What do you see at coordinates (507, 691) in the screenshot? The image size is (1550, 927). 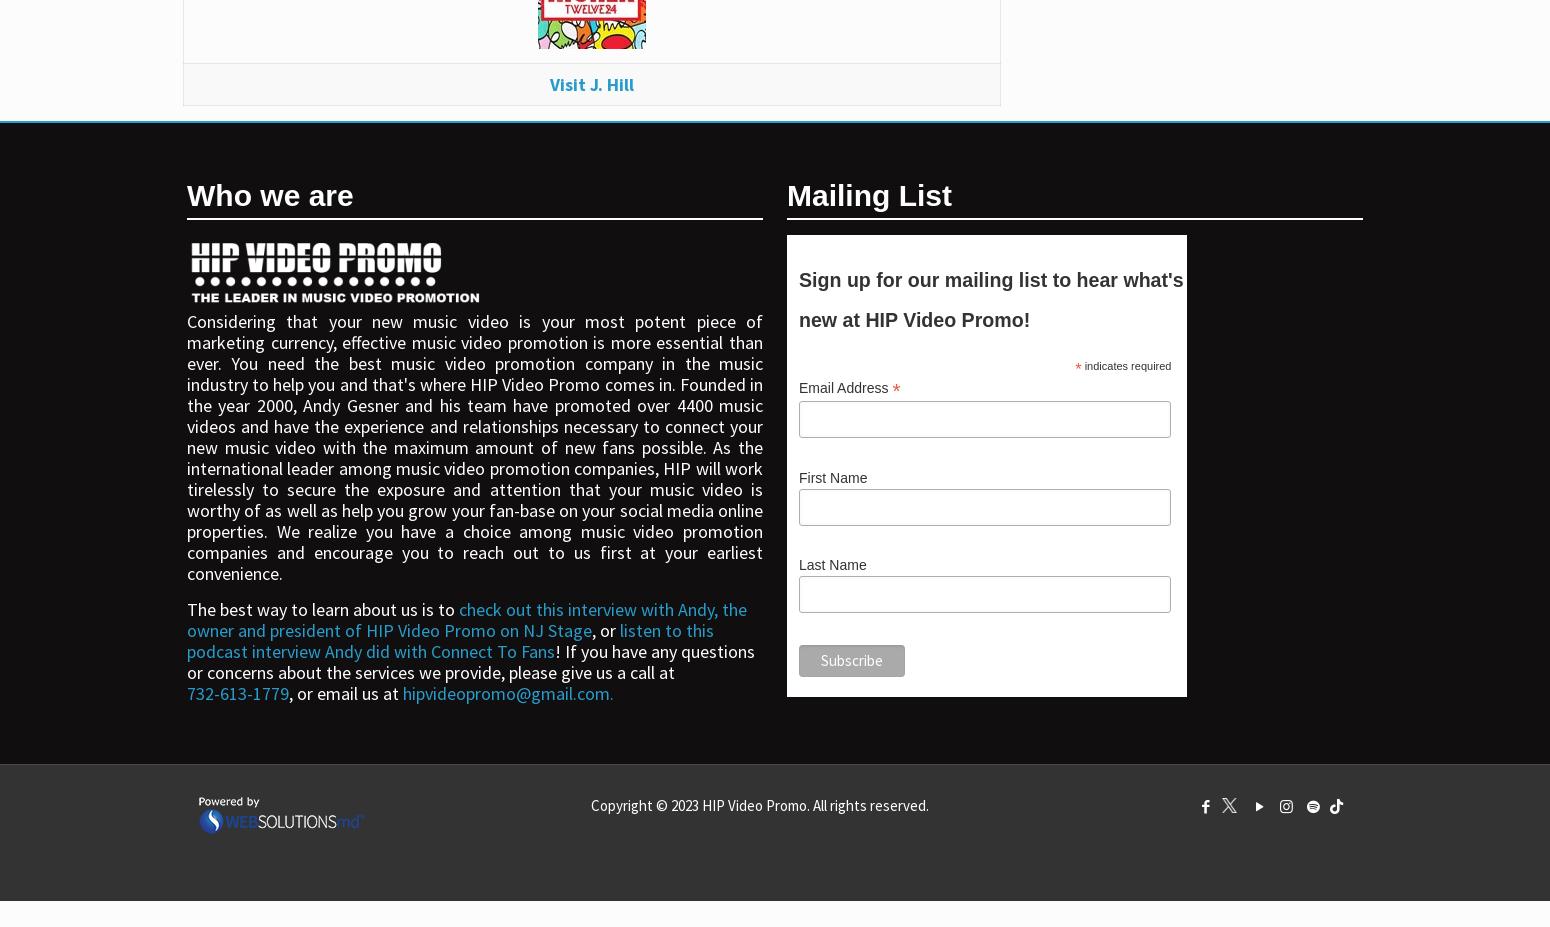 I see `'hipvideopromo@gmail.com.'` at bounding box center [507, 691].